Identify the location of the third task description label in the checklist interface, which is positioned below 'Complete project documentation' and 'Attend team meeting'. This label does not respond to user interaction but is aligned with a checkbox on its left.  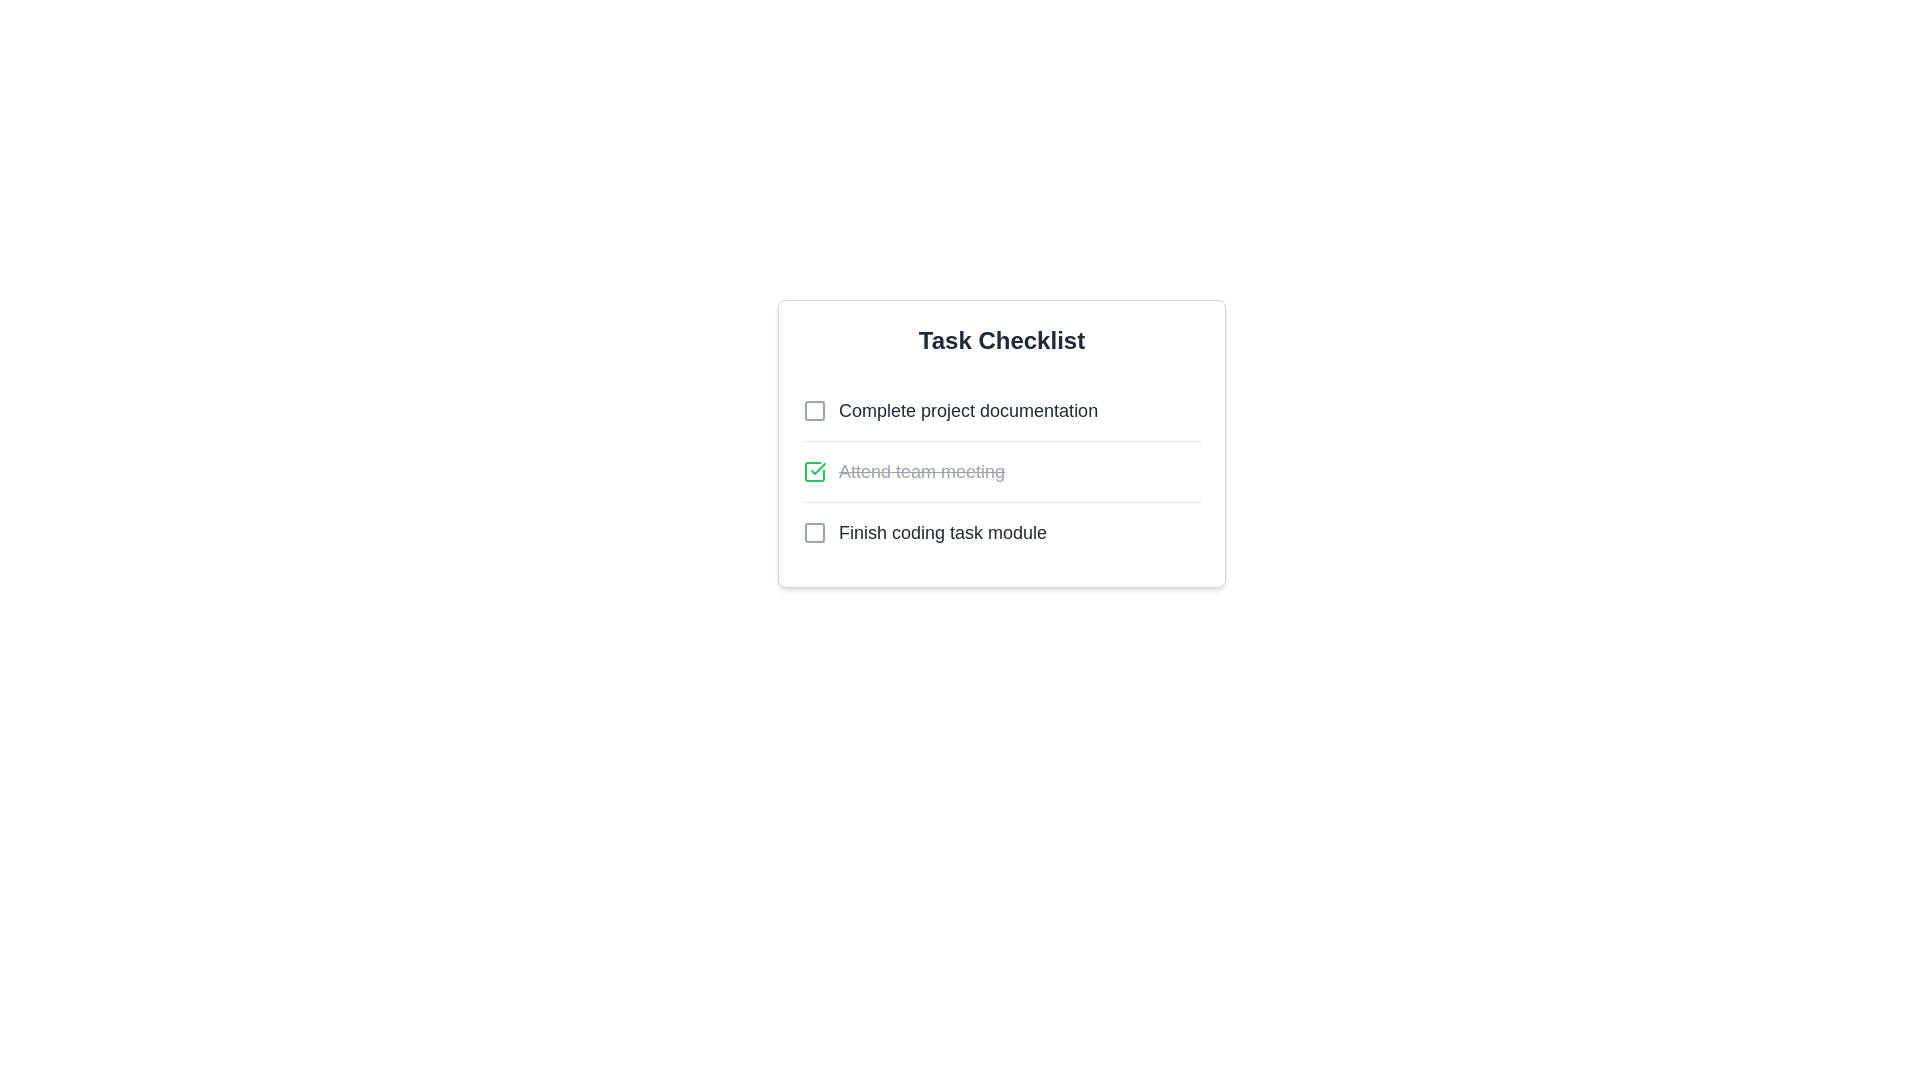
(942, 531).